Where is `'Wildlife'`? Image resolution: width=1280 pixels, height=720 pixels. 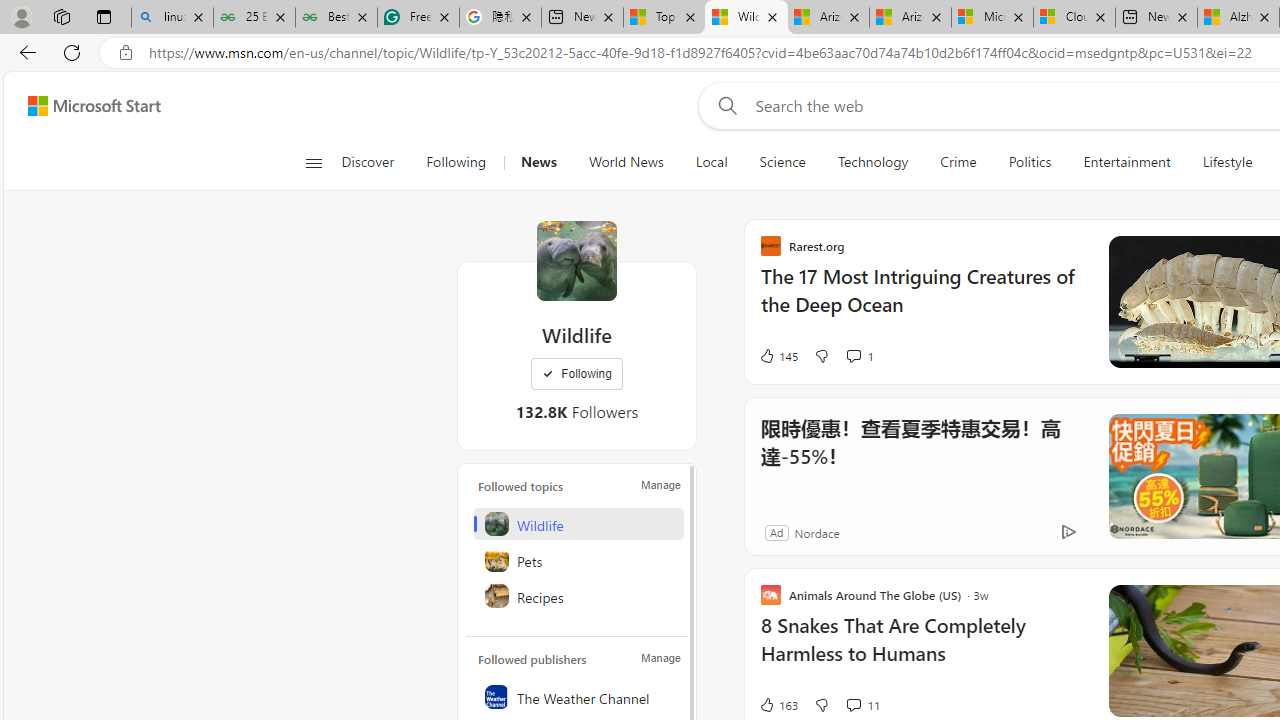 'Wildlife' is located at coordinates (576, 260).